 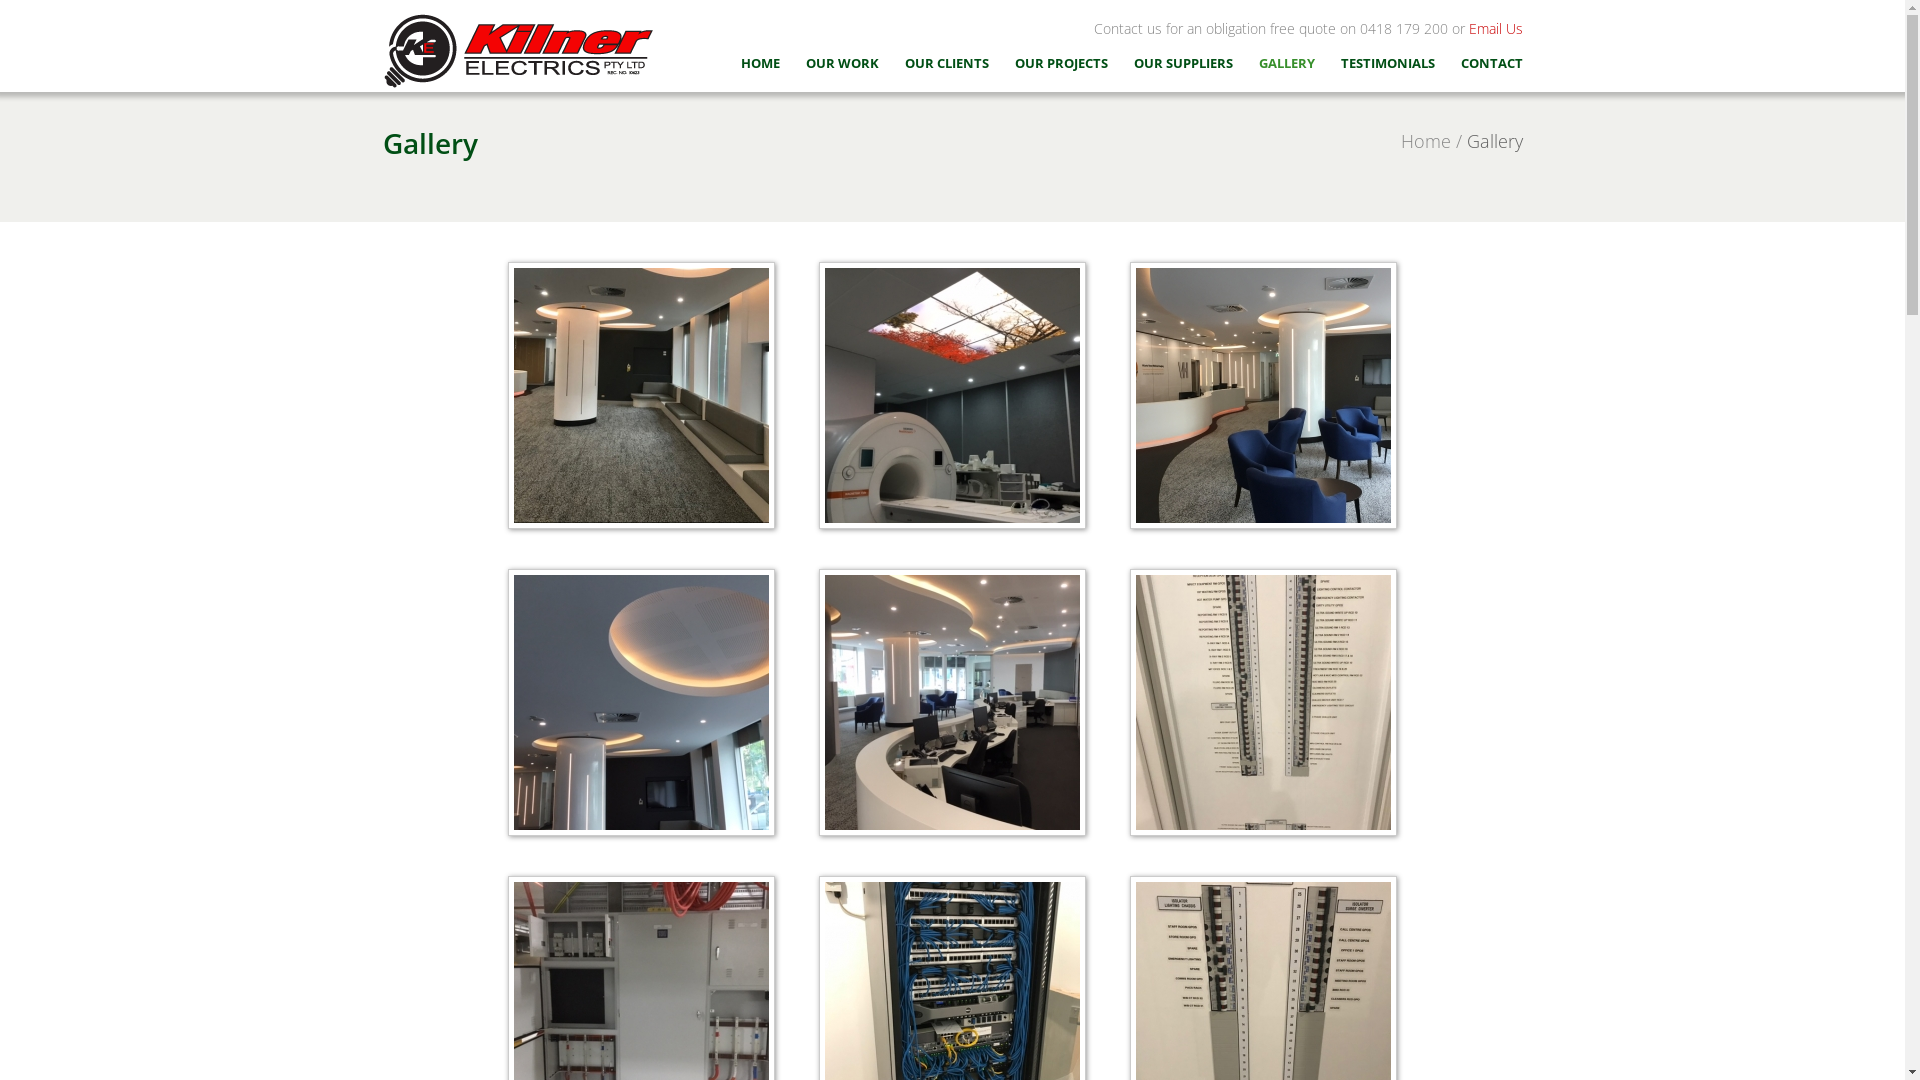 I want to click on 'Home', so click(x=1424, y=140).